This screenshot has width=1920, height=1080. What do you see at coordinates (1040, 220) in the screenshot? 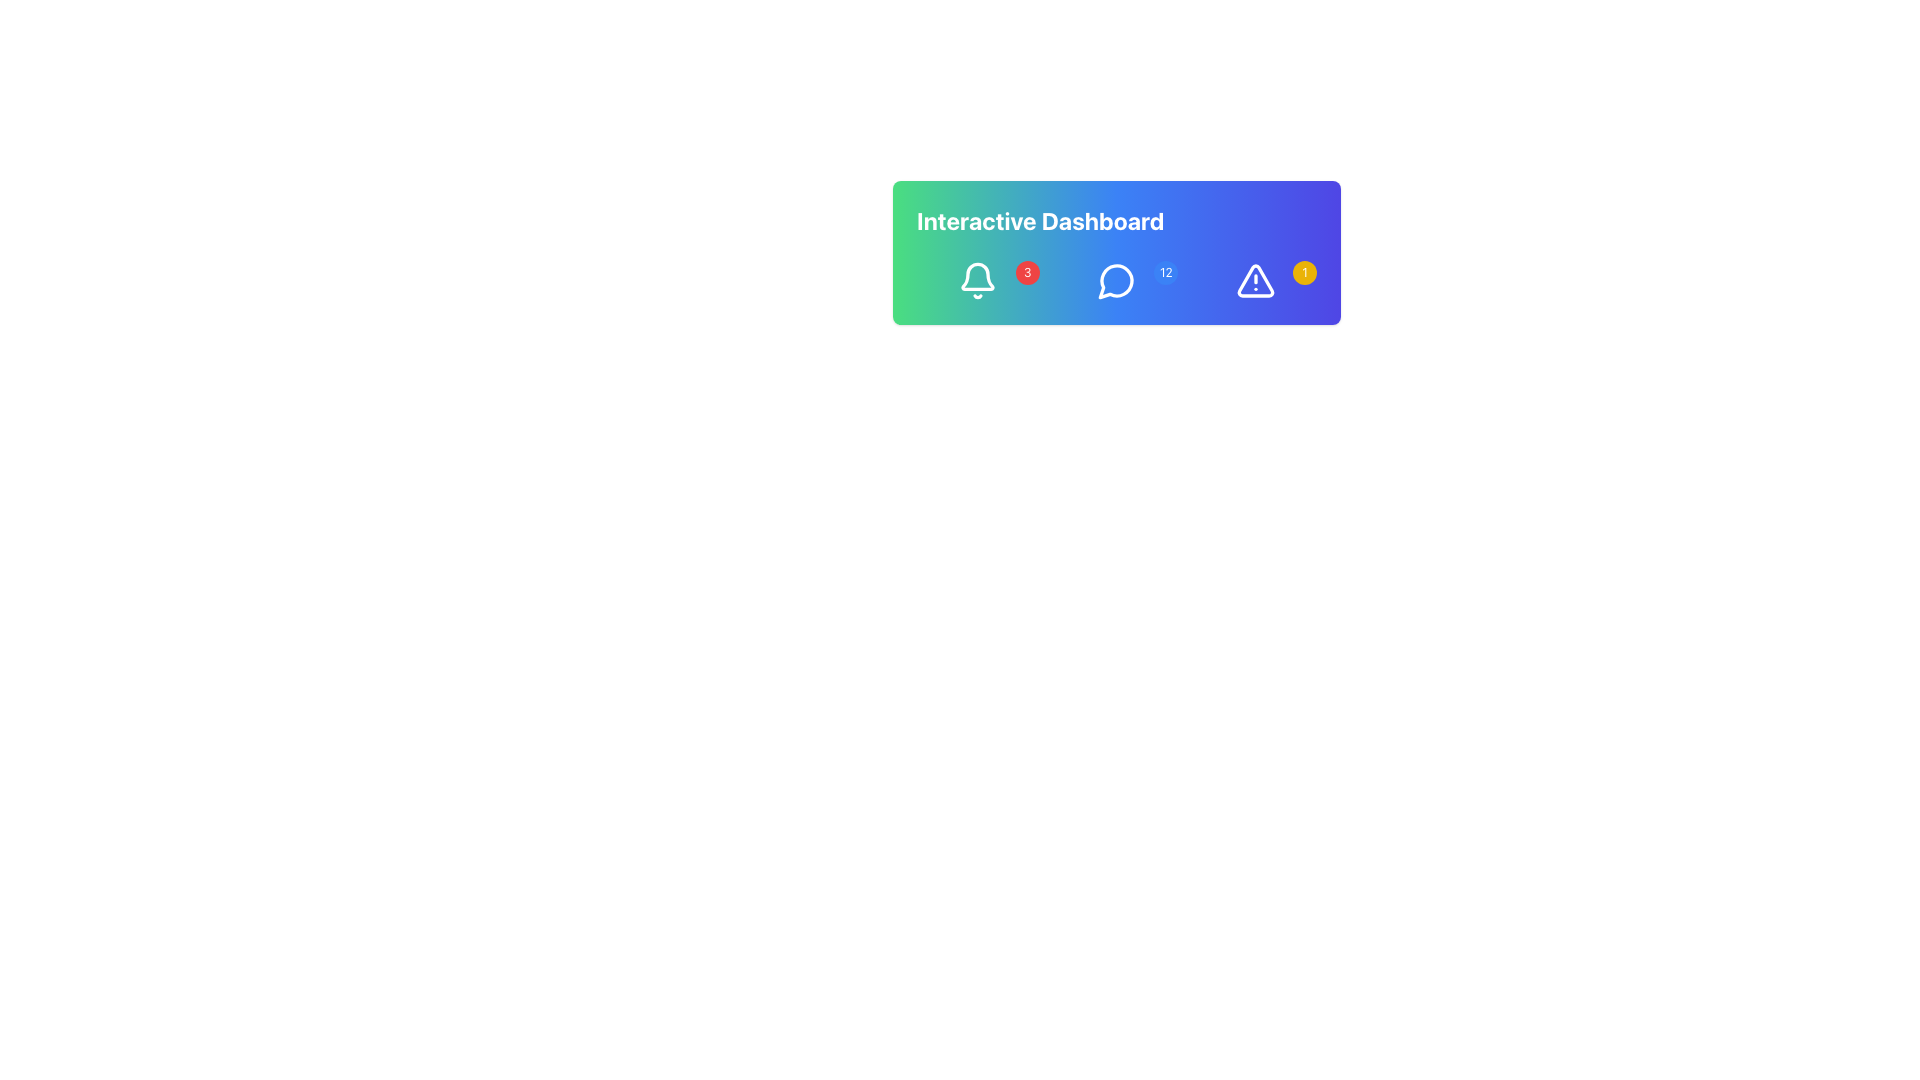
I see `the text label displaying 'Interactive Dashboard' in bold font located on the left side of the header section` at bounding box center [1040, 220].